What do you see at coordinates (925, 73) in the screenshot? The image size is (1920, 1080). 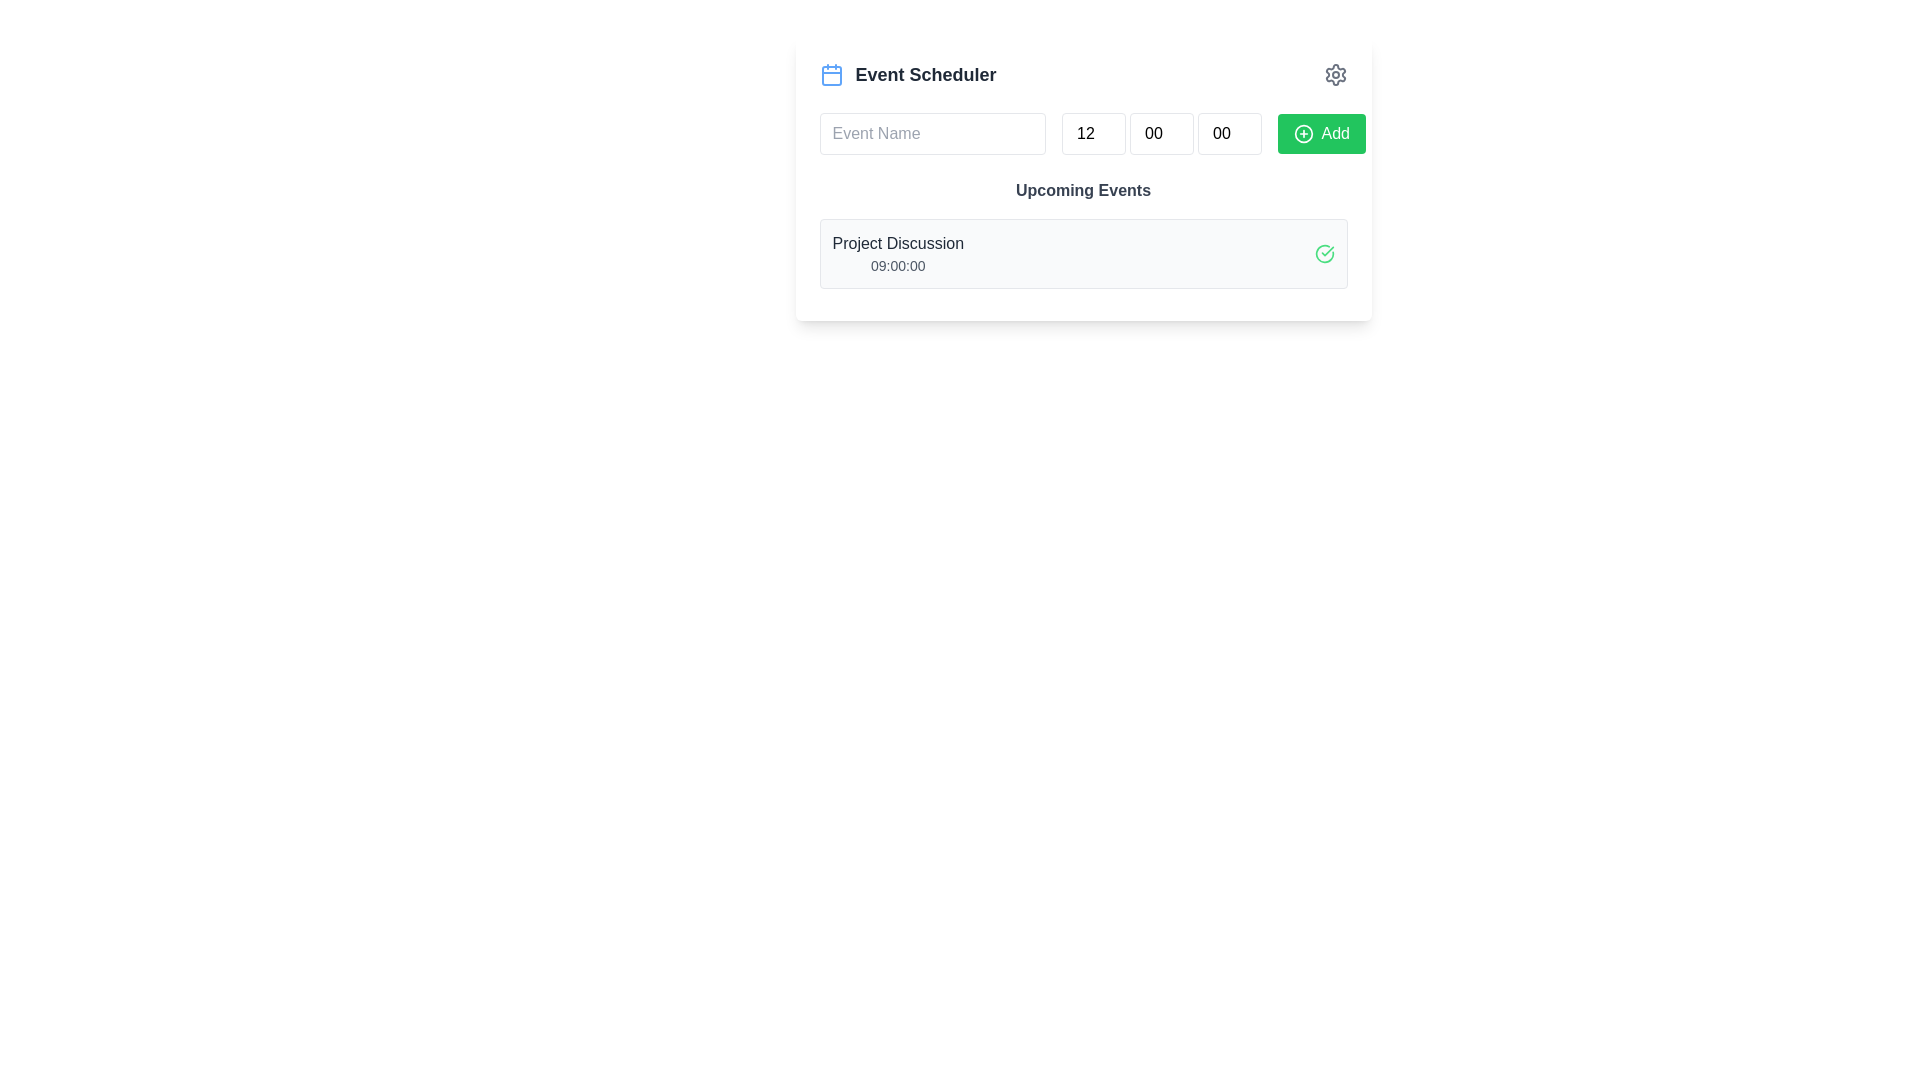 I see `header text labeled 'Event Scheduler' to understand the section's purpose, which is positioned in the top-left corner of the interface` at bounding box center [925, 73].